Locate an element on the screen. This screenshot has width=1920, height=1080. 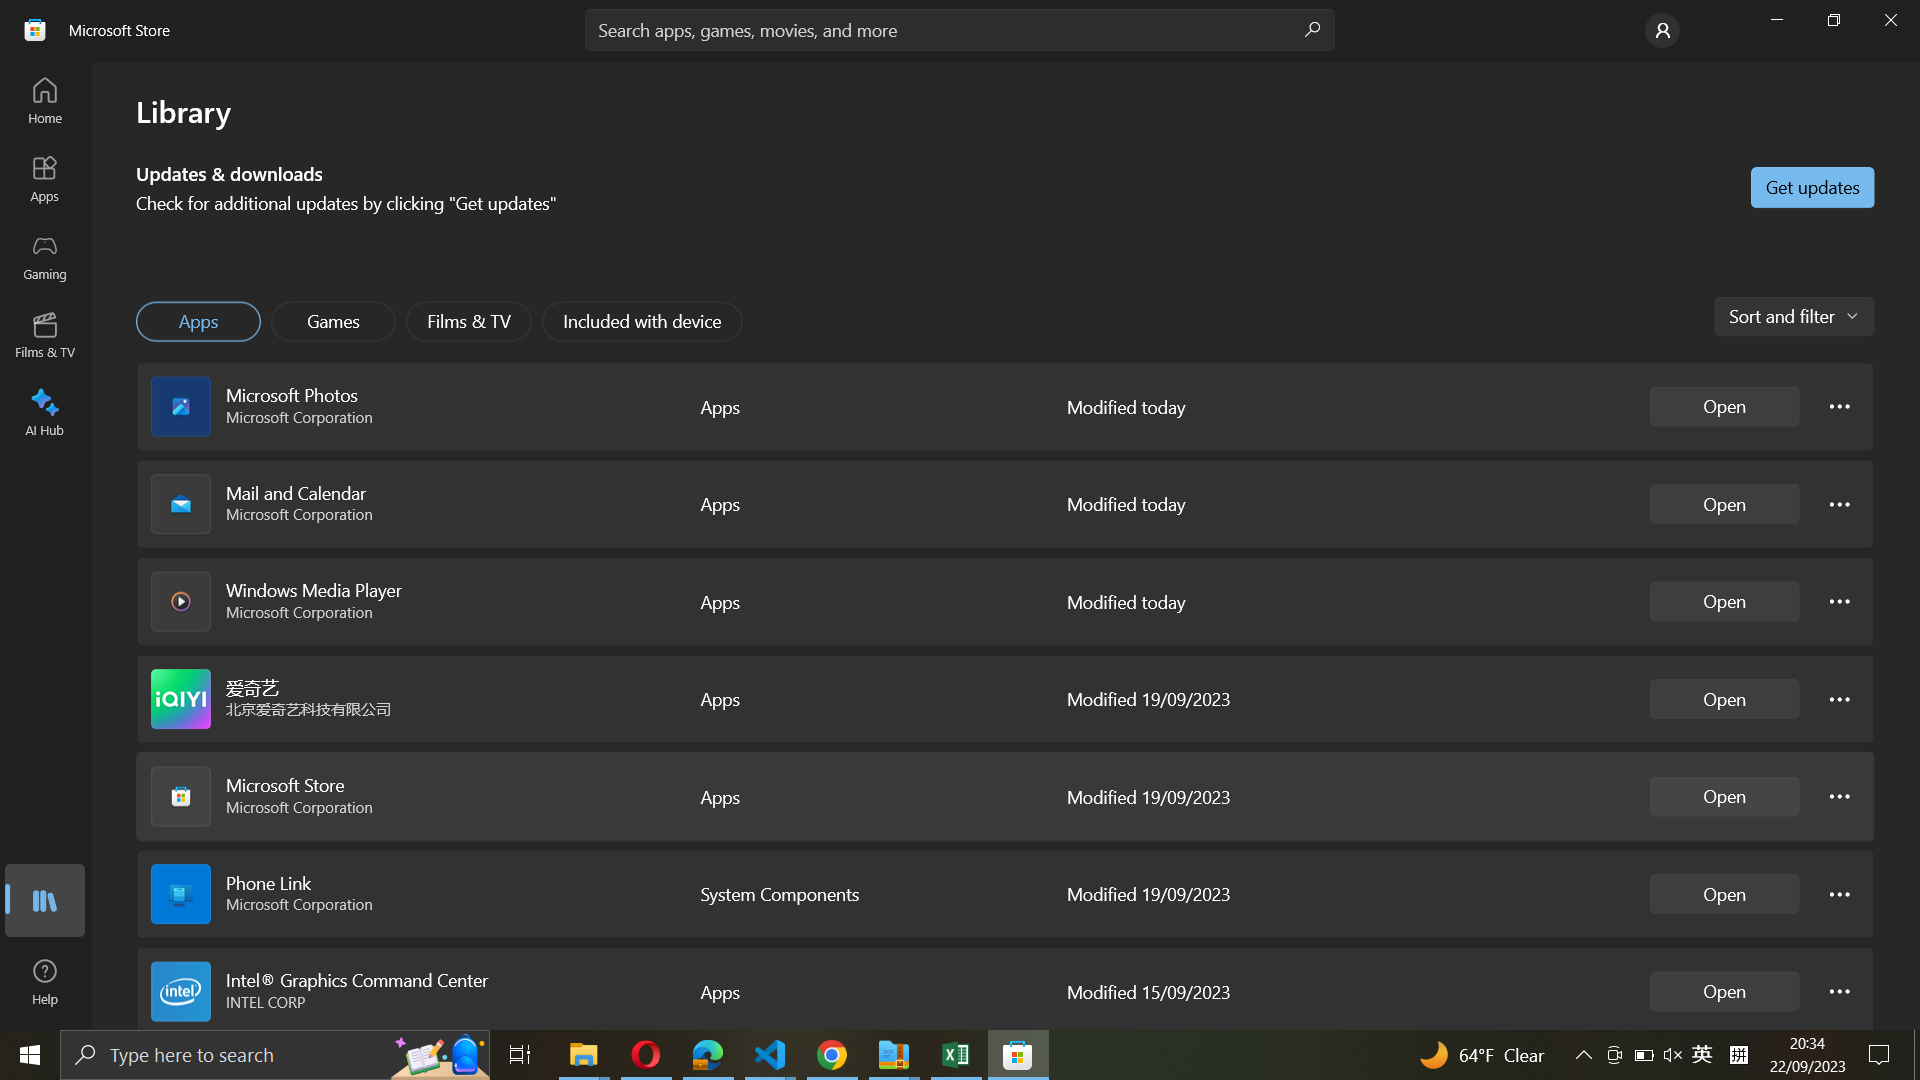
Gaming is located at coordinates (47, 257).